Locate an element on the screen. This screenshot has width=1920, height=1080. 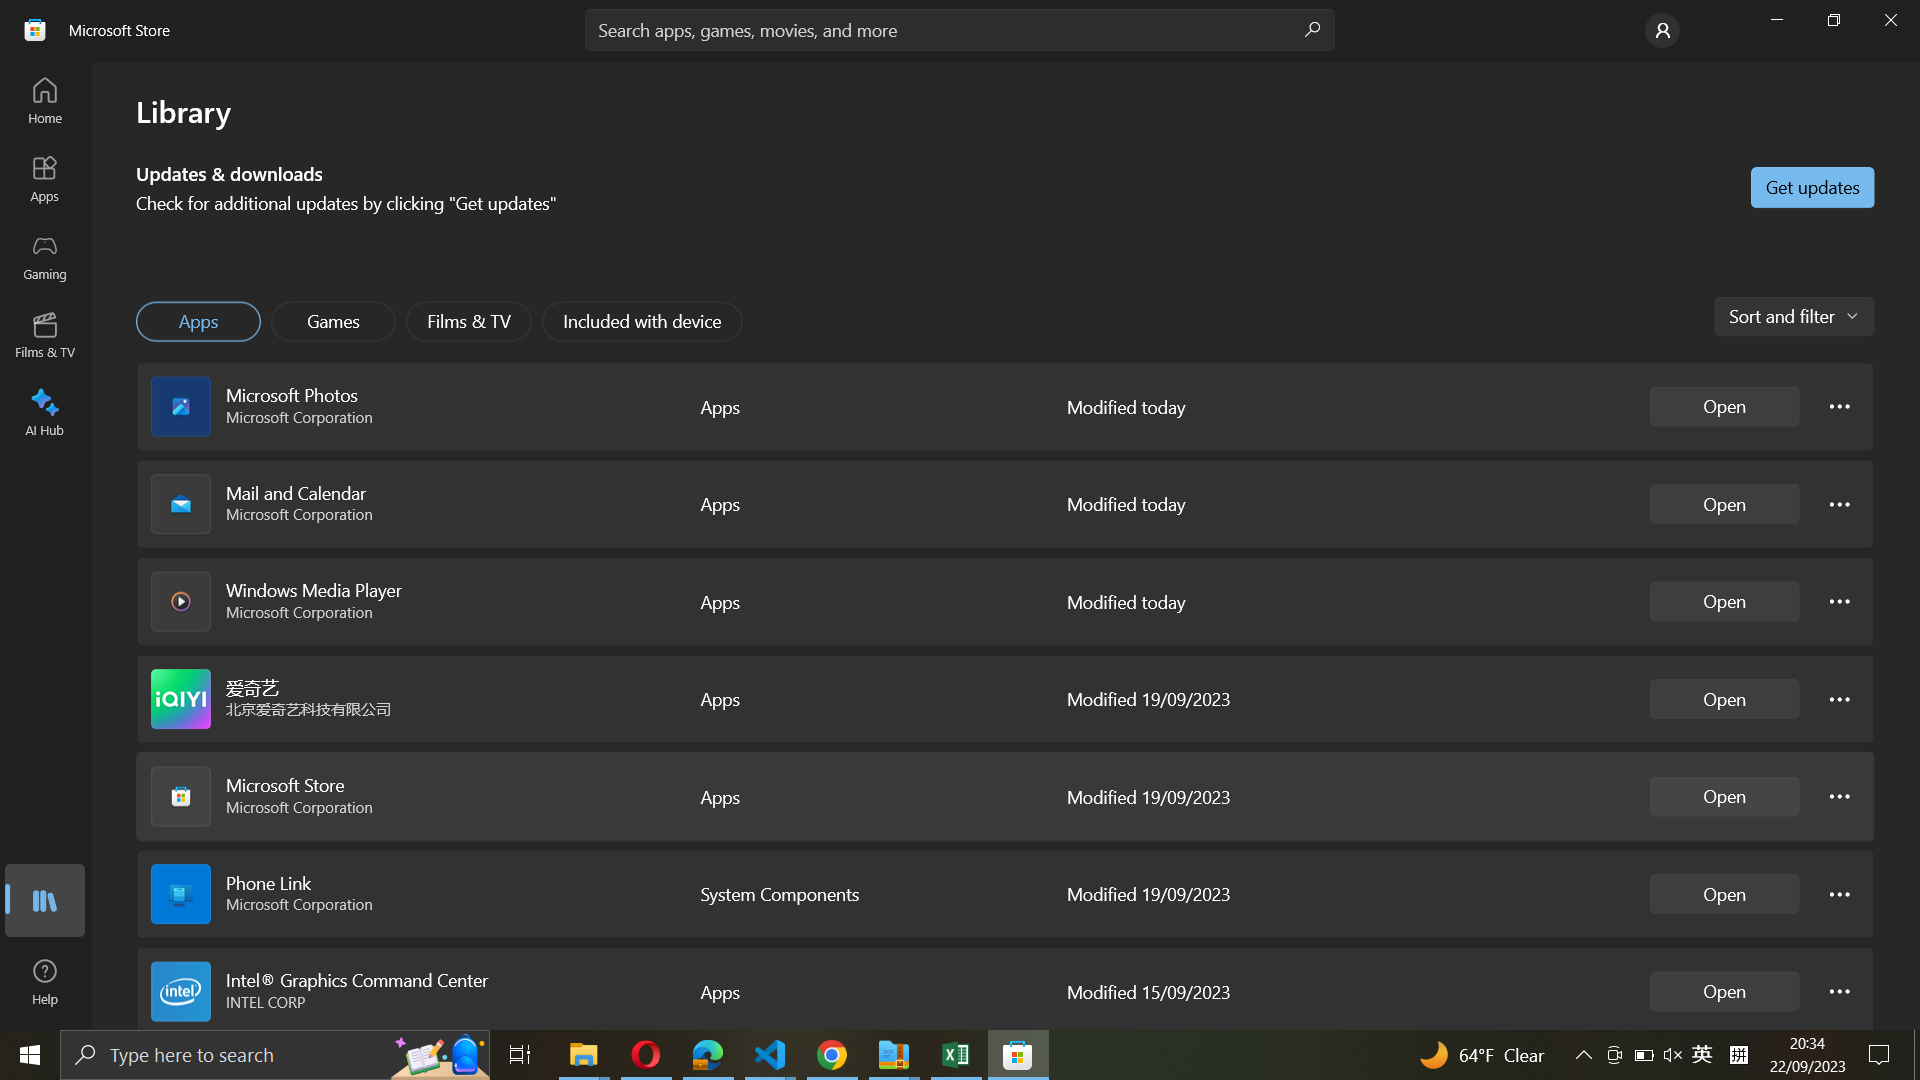
Gaming is located at coordinates (47, 257).